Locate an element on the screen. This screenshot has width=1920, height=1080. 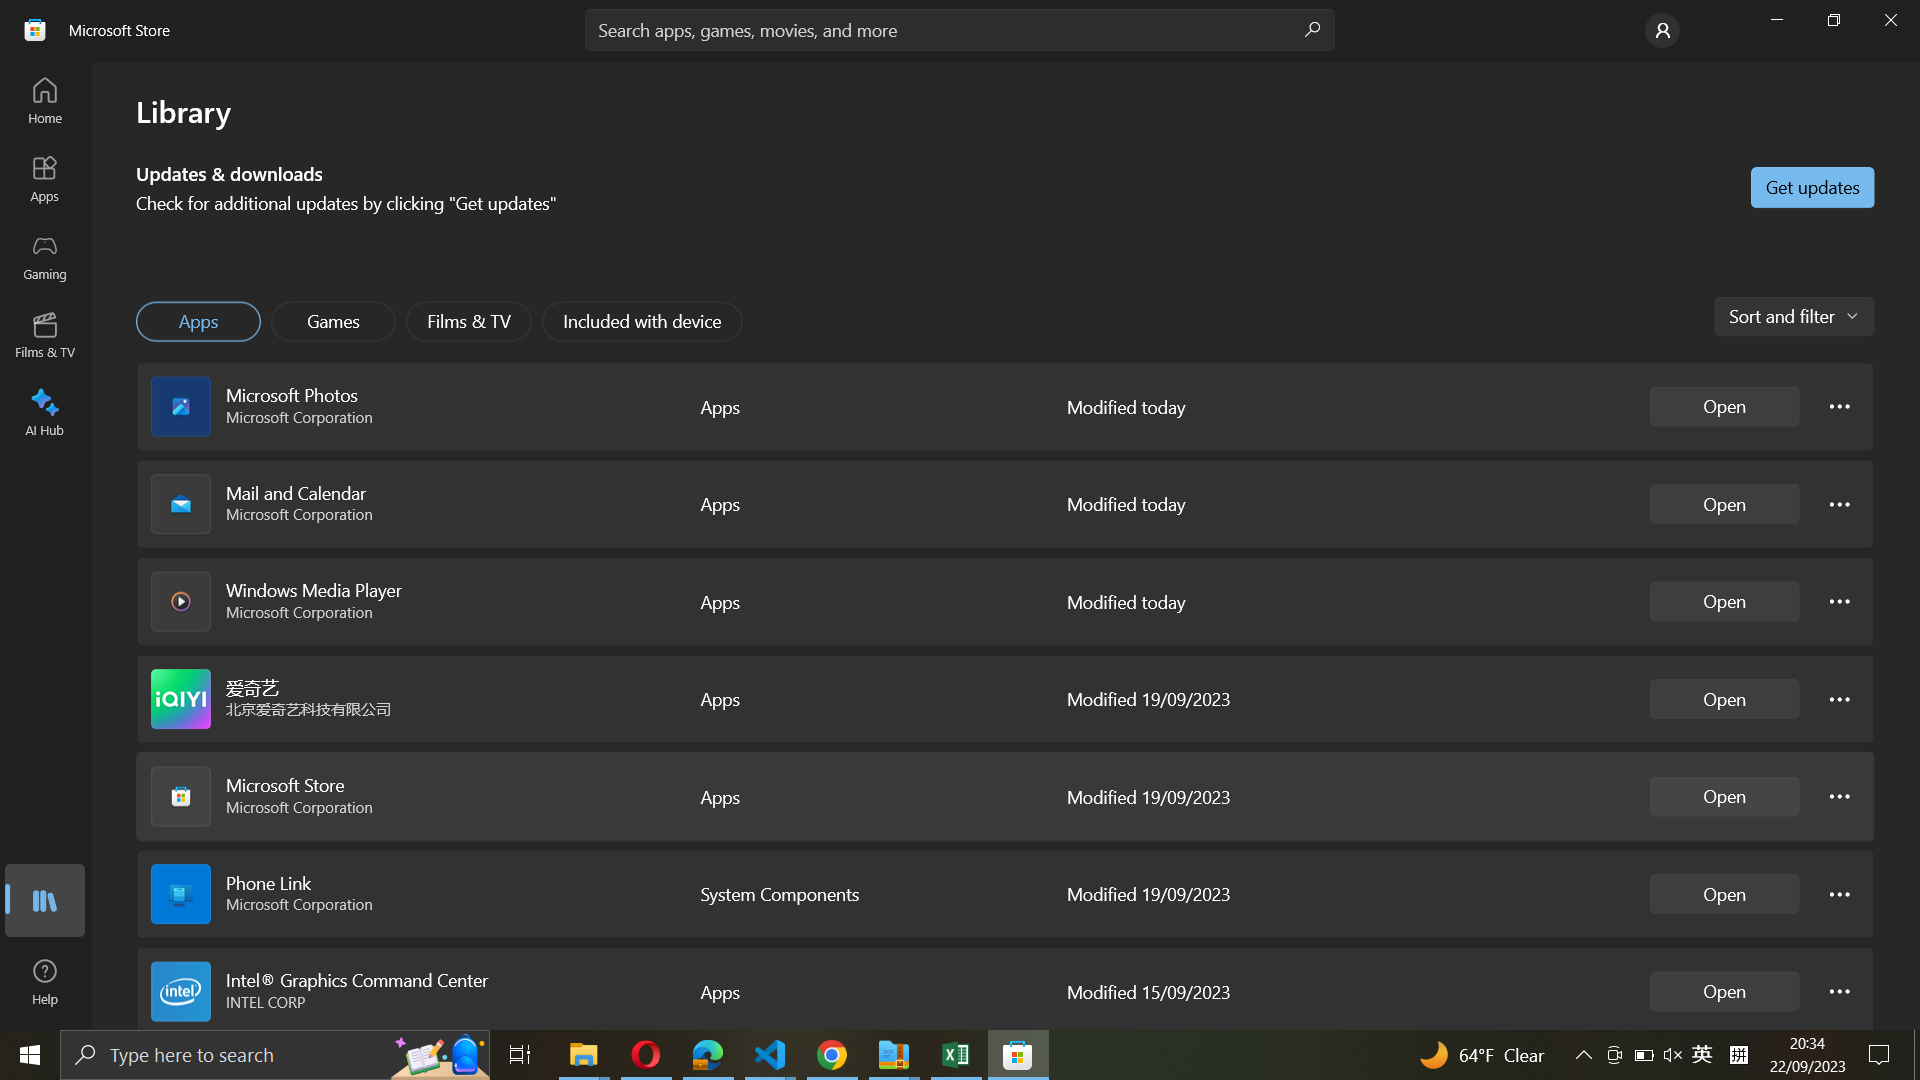
Gaming is located at coordinates (47, 257).